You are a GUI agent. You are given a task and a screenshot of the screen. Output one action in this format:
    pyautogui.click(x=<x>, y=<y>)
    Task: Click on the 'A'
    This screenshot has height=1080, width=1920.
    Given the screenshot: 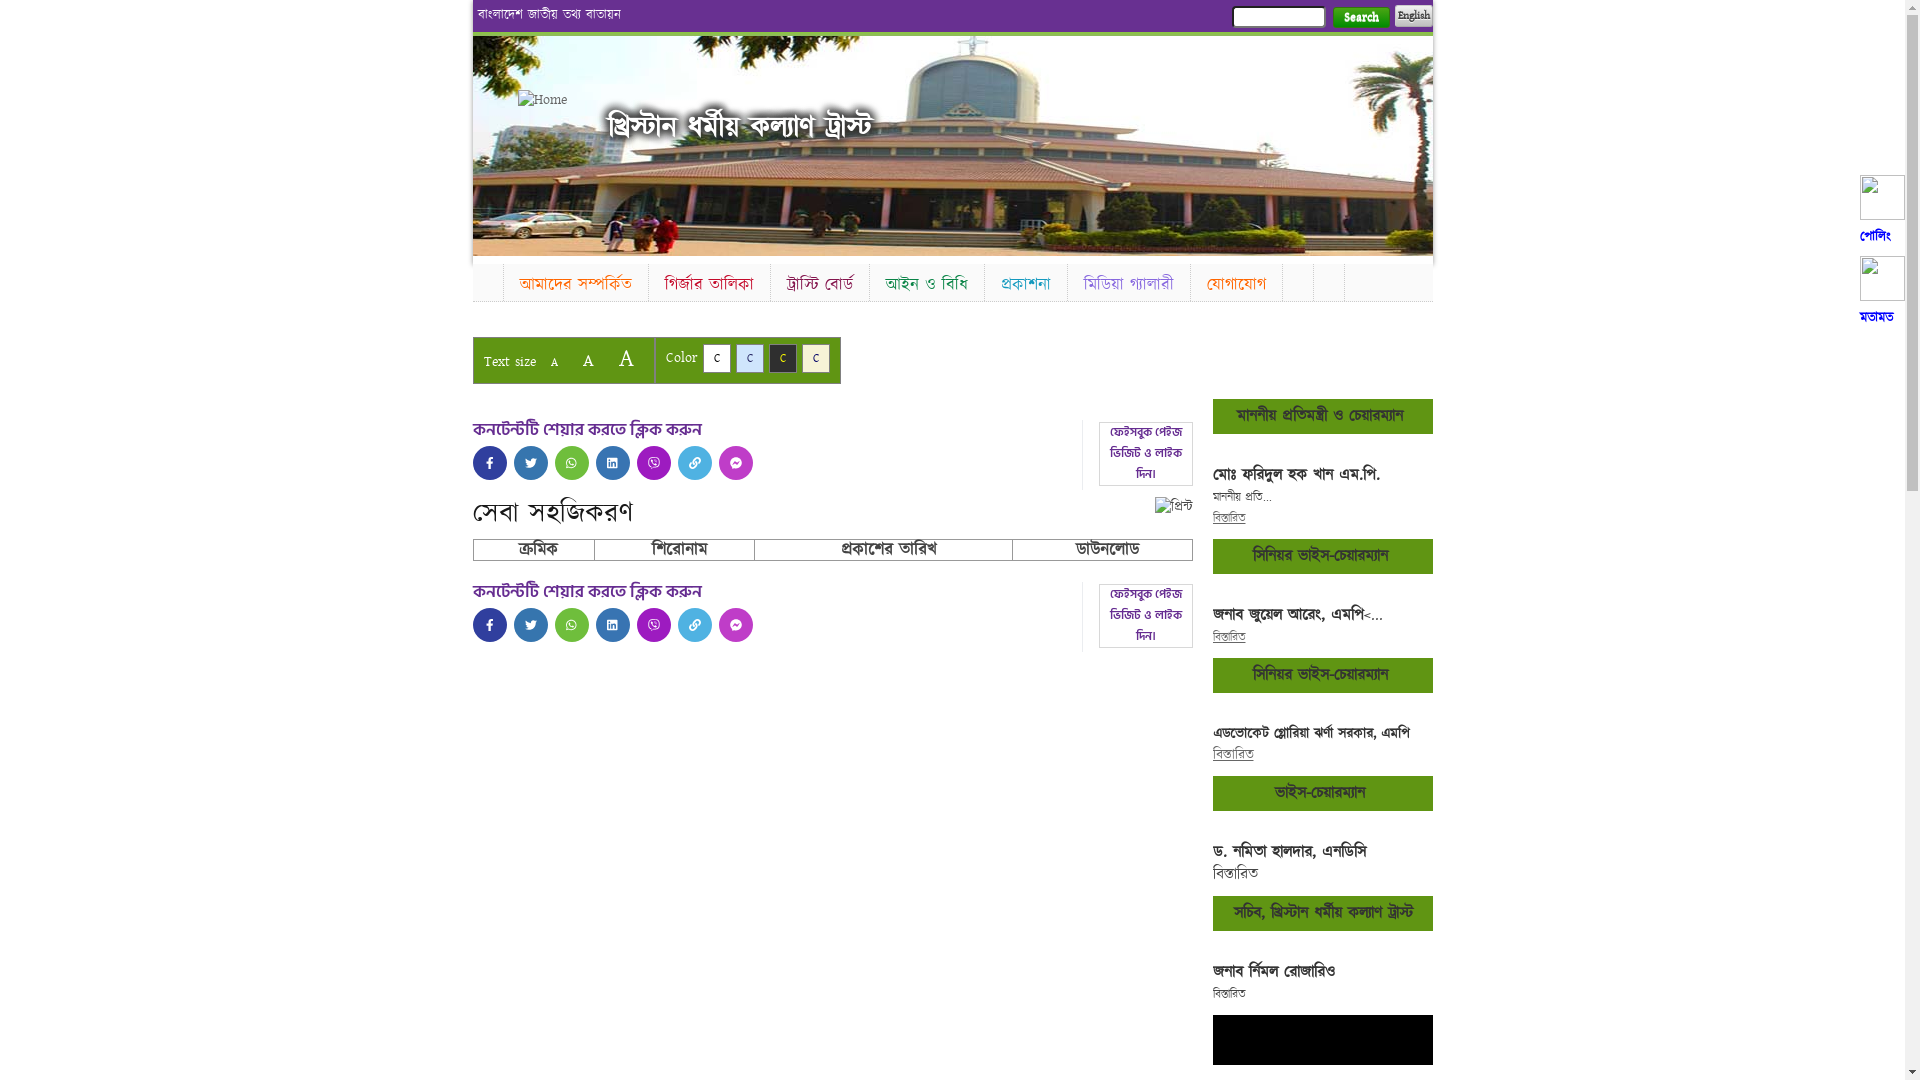 What is the action you would take?
    pyautogui.click(x=586, y=360)
    